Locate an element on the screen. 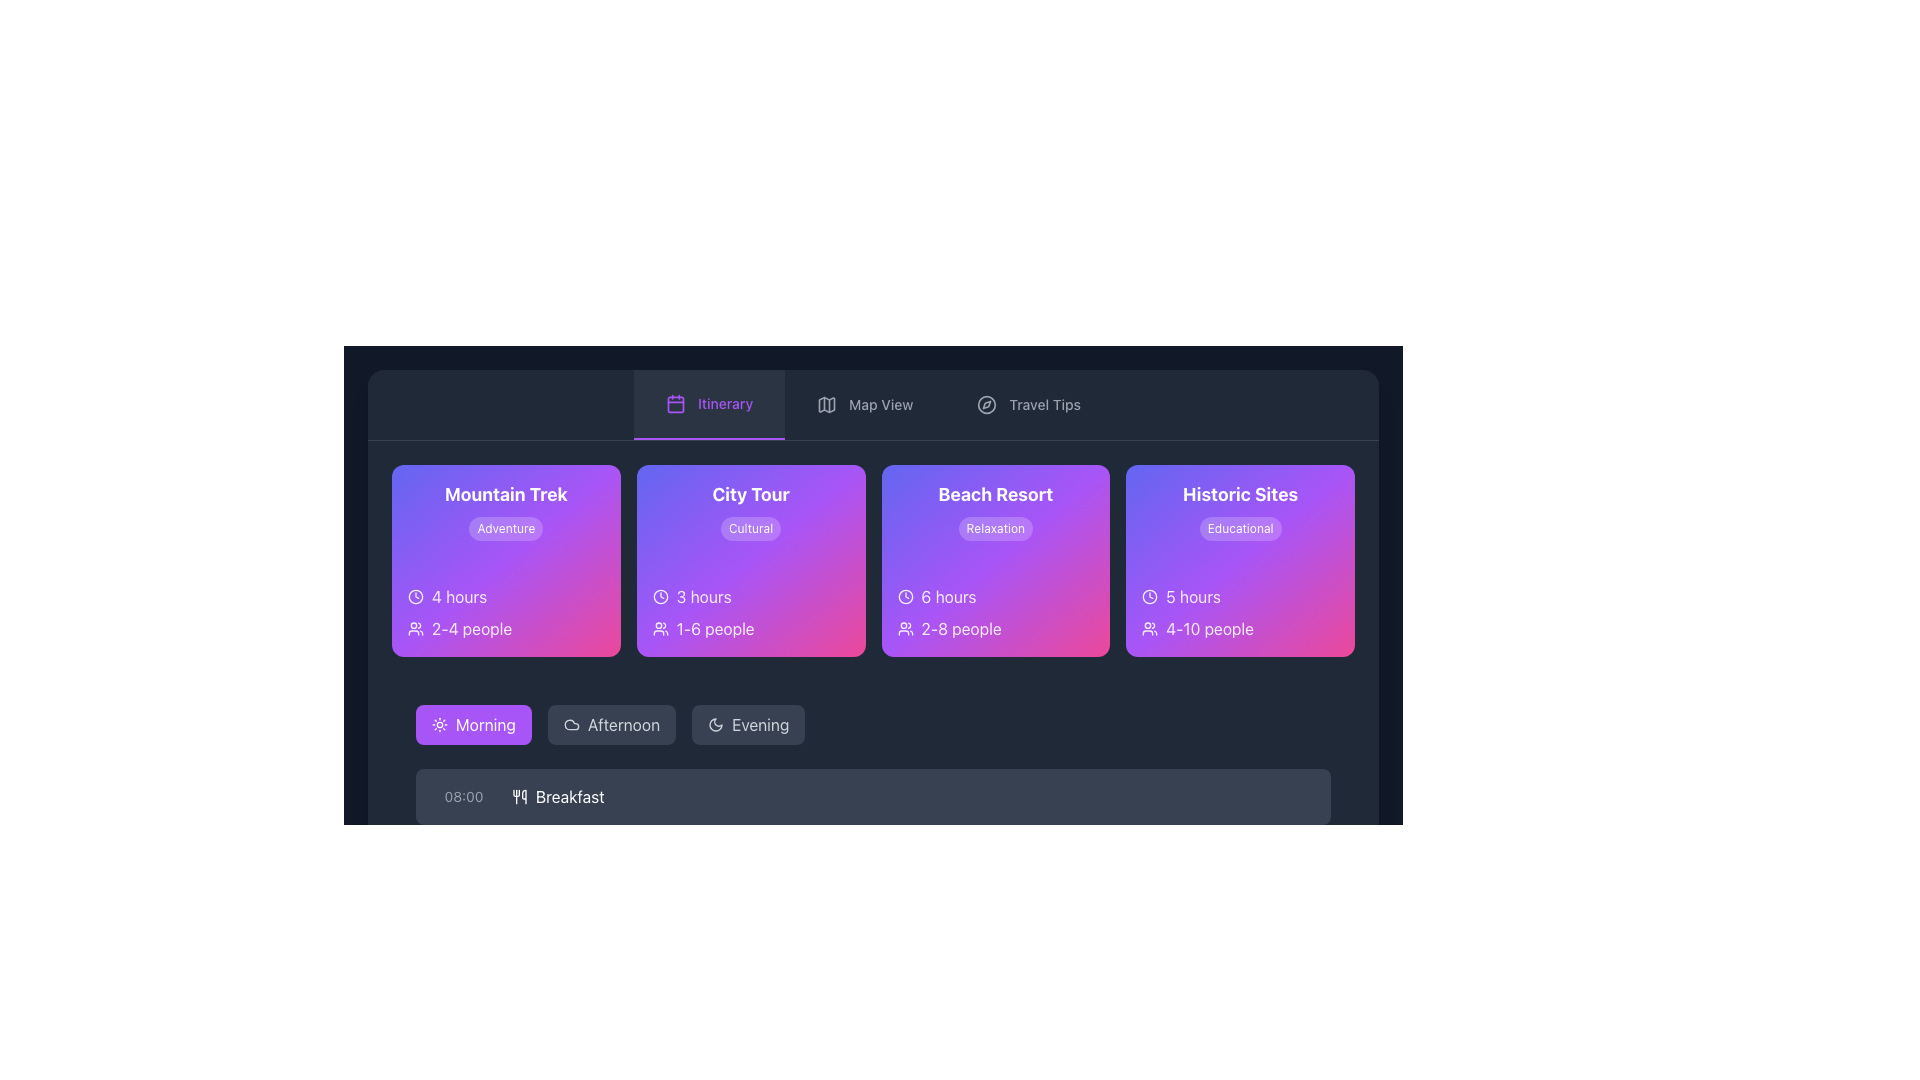 This screenshot has width=1920, height=1080. the group icon that visually symbolizes the concept of '4-10 people' located at the top-left corner of the corresponding text in the Historic Sites card is located at coordinates (1150, 627).